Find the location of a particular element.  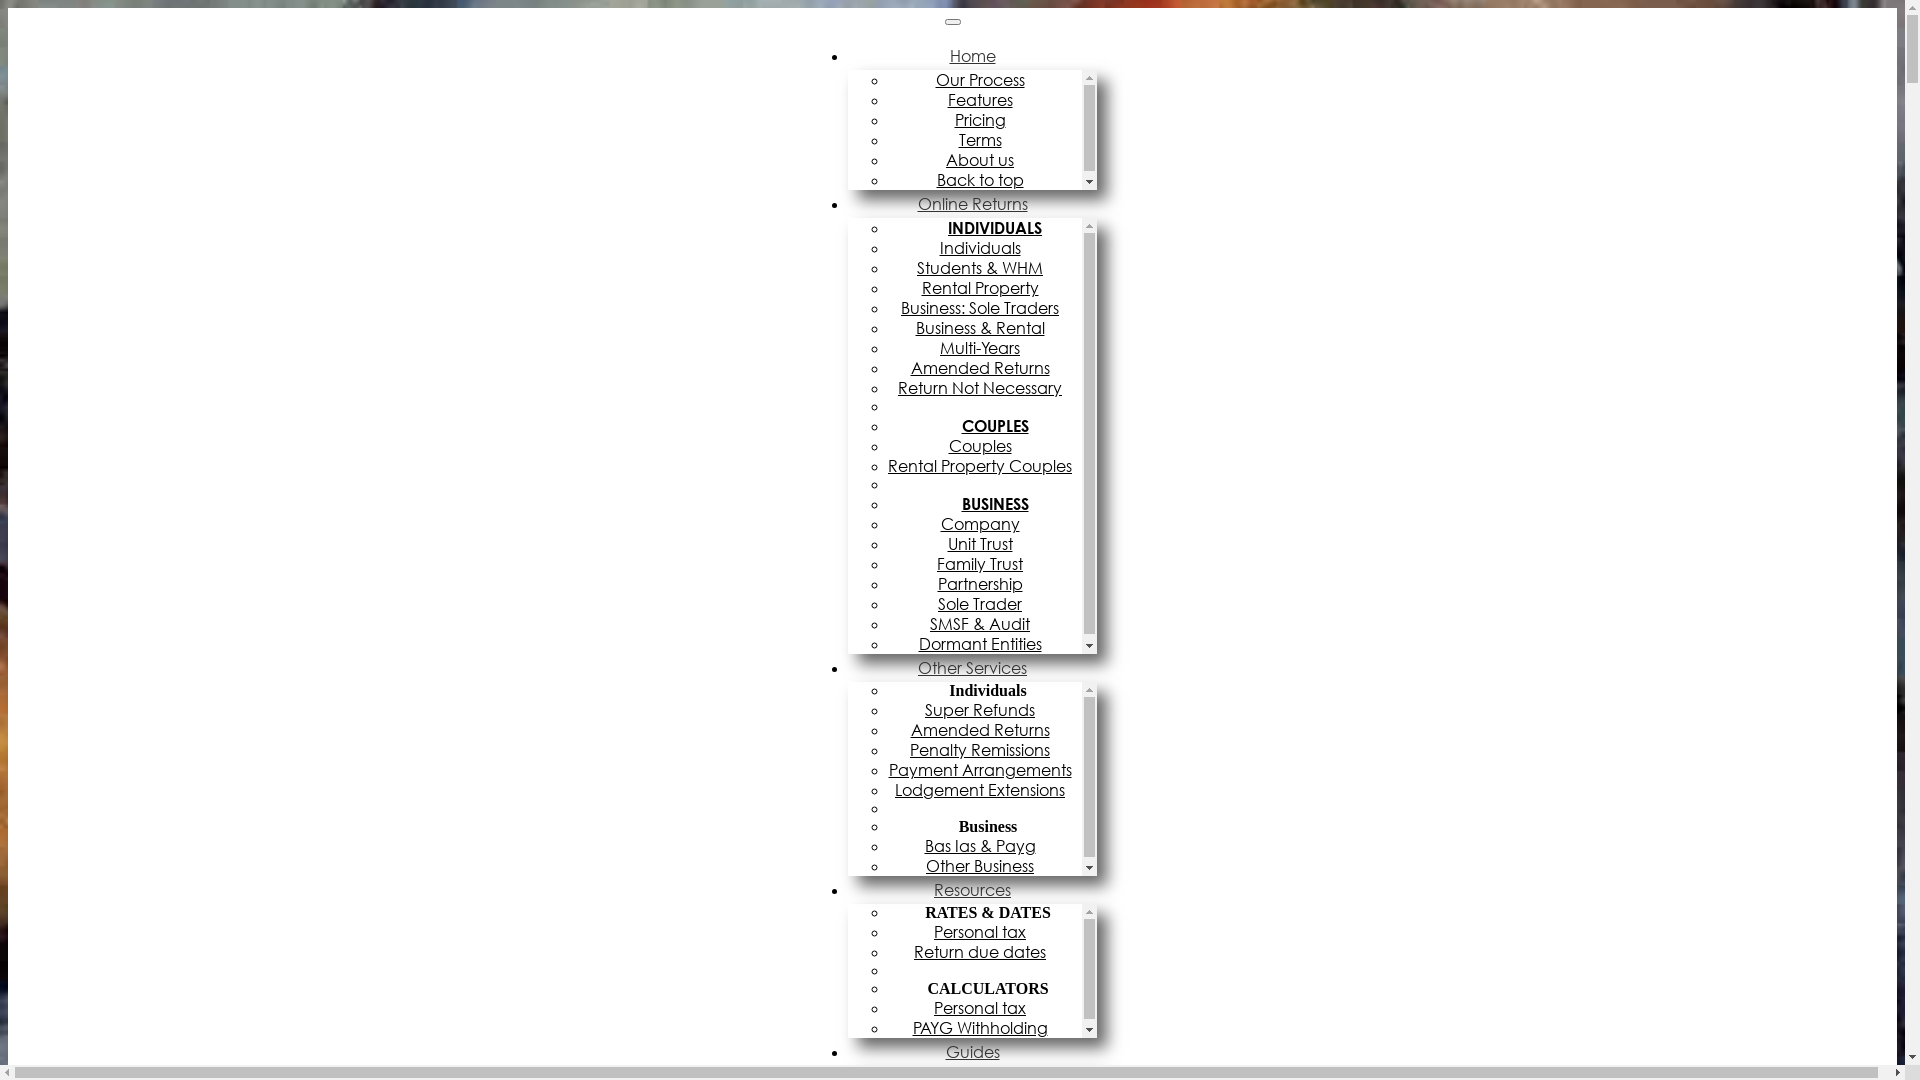

'Terms' is located at coordinates (984, 138).